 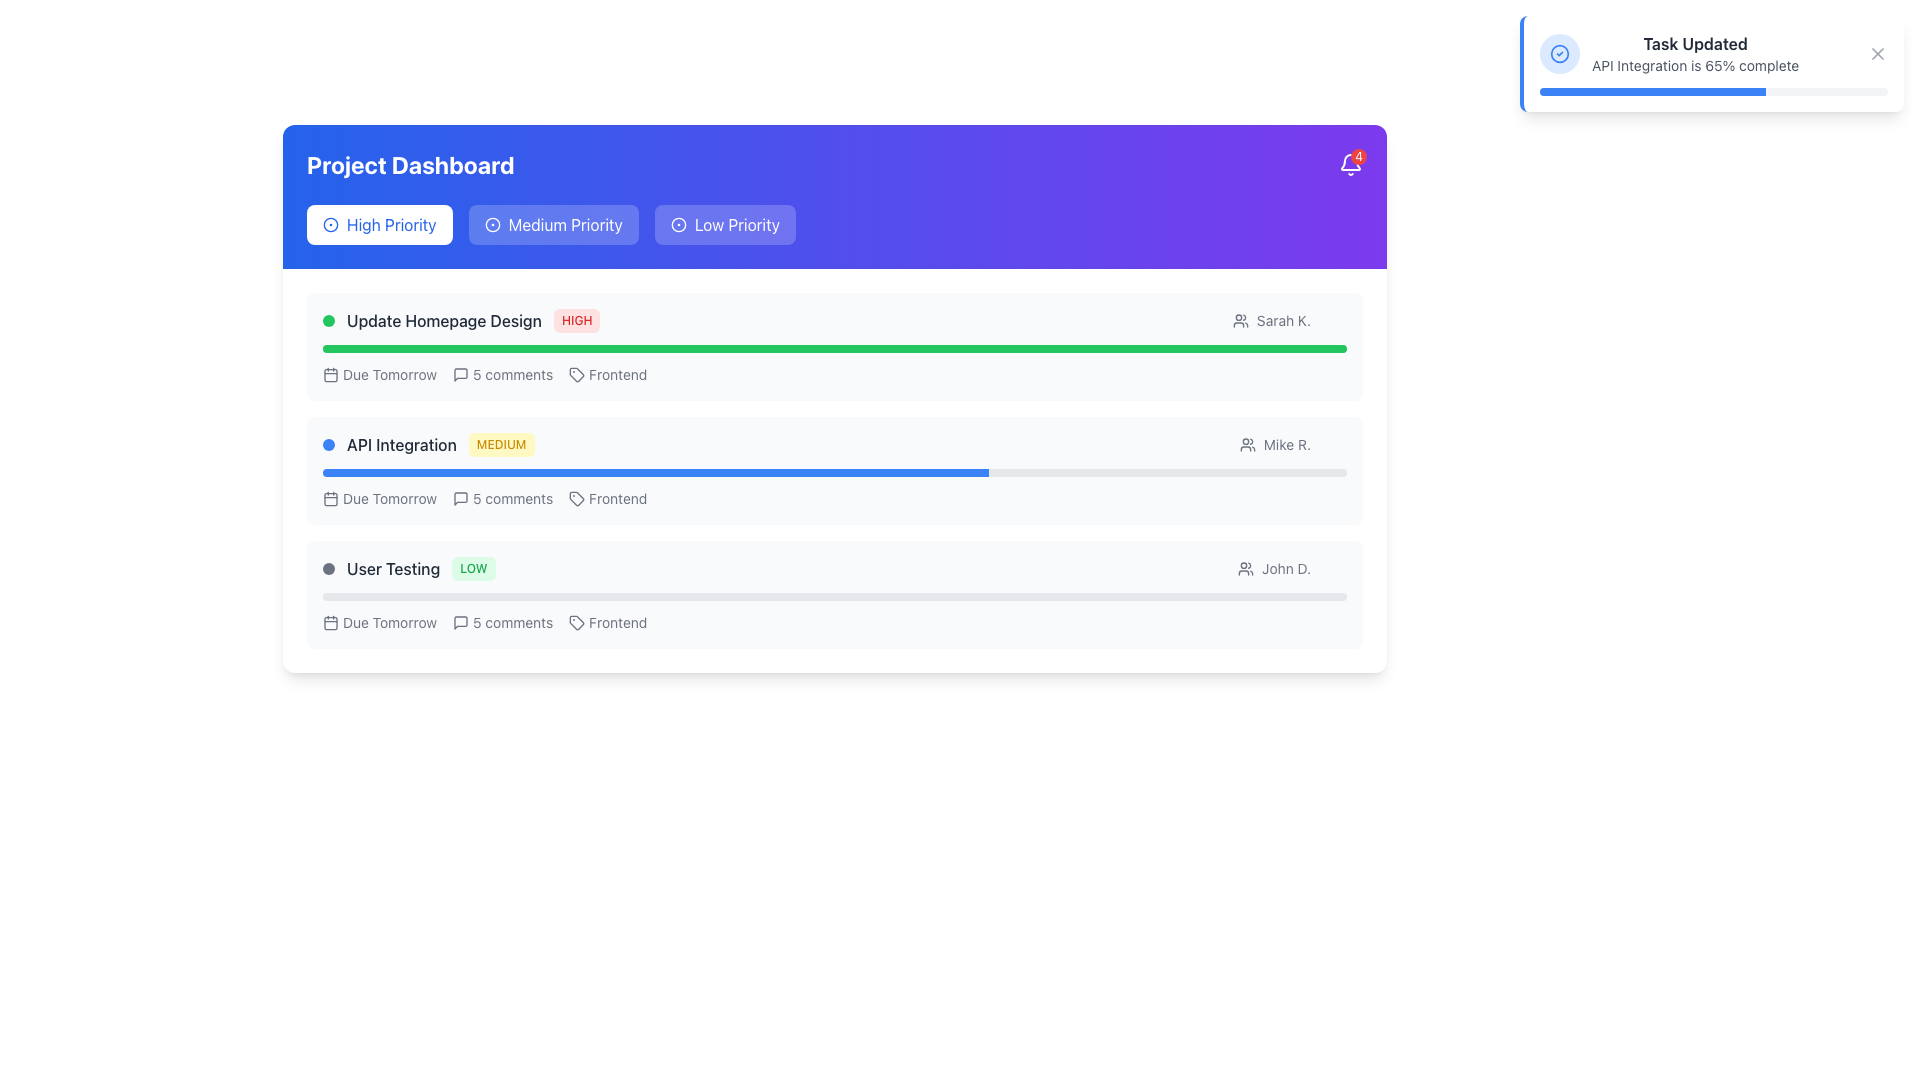 What do you see at coordinates (331, 497) in the screenshot?
I see `the graphical rectangle with rounded corners that is part of the SVG calendar icon, located near the task summary for 'API Integration,' aligned with the text 'Due Tomorrow.'` at bounding box center [331, 497].